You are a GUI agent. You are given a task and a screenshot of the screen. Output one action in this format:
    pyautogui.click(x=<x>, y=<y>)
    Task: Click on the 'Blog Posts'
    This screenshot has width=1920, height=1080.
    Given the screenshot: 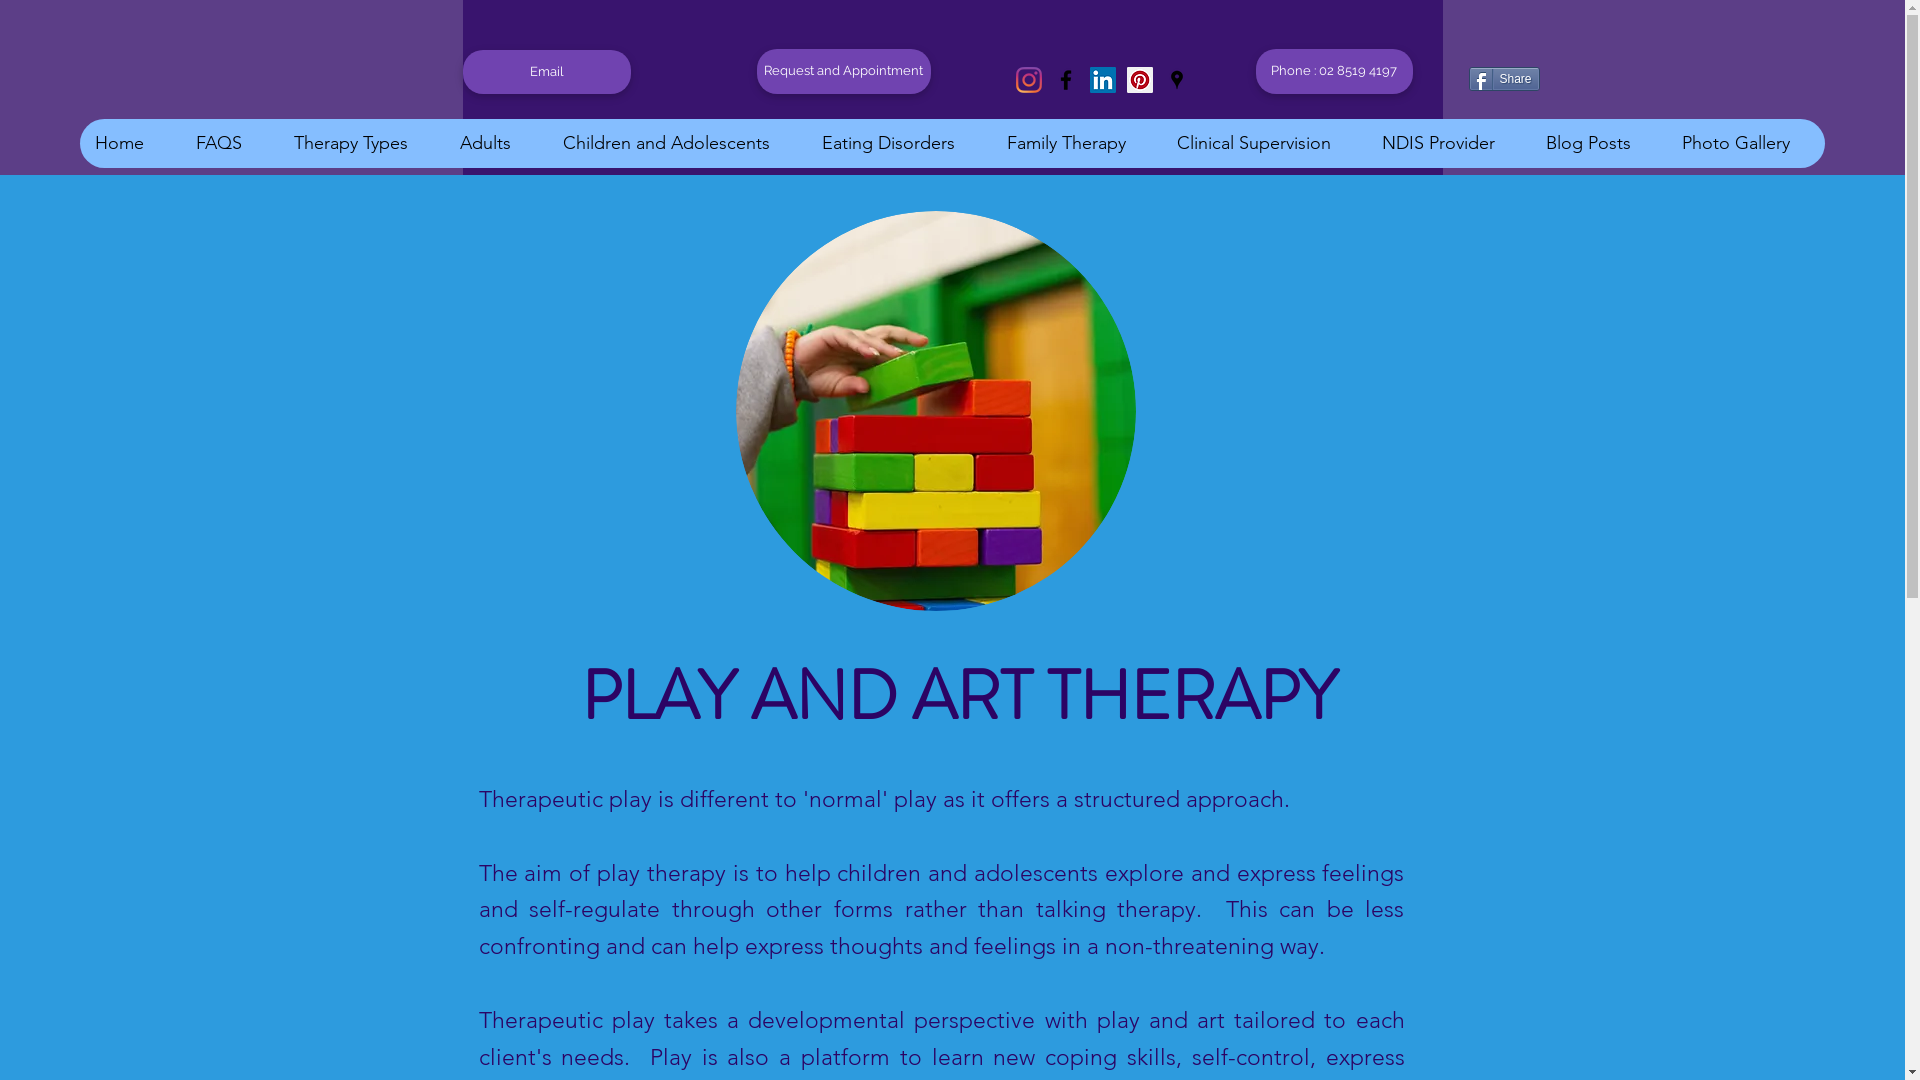 What is the action you would take?
    pyautogui.click(x=1597, y=142)
    